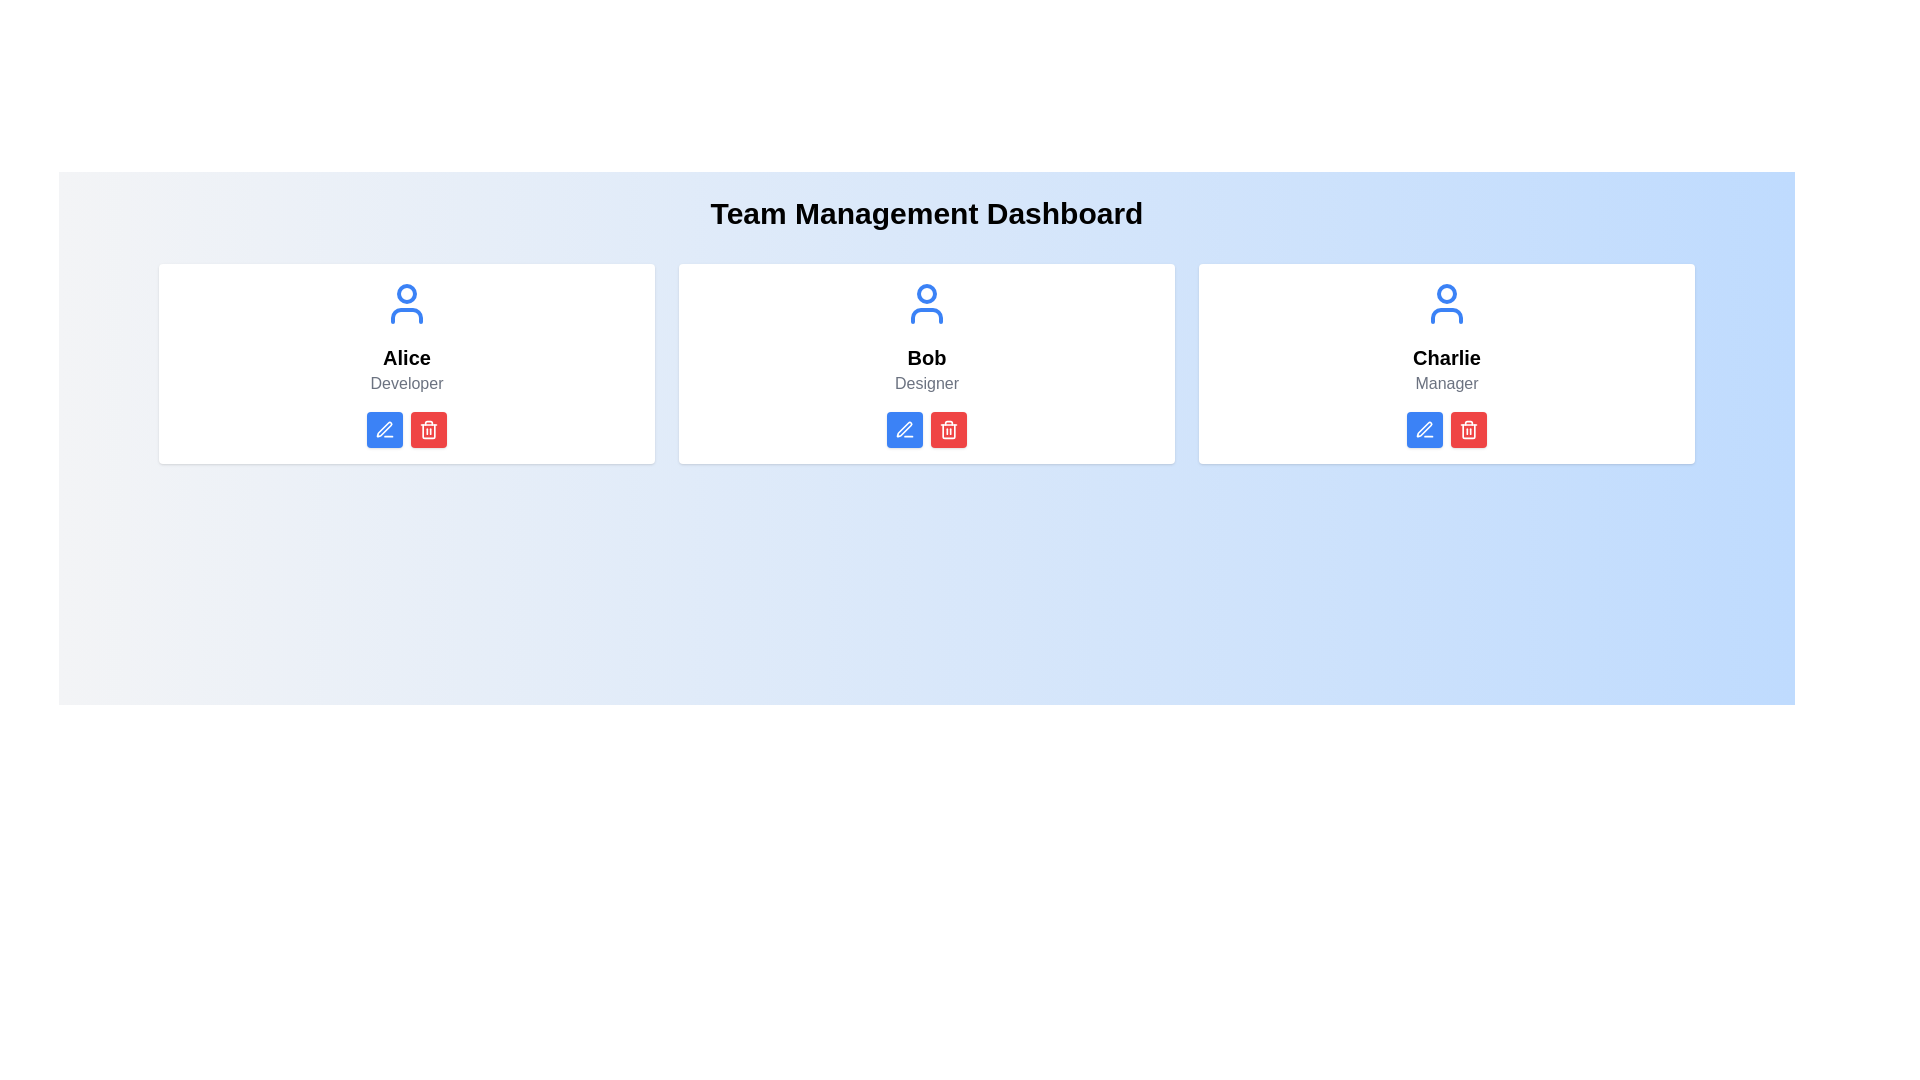  I want to click on the static text label displaying the name 'Bob' within the central user profile summary card, located below the user icon and above the label 'Designer', so click(925, 357).